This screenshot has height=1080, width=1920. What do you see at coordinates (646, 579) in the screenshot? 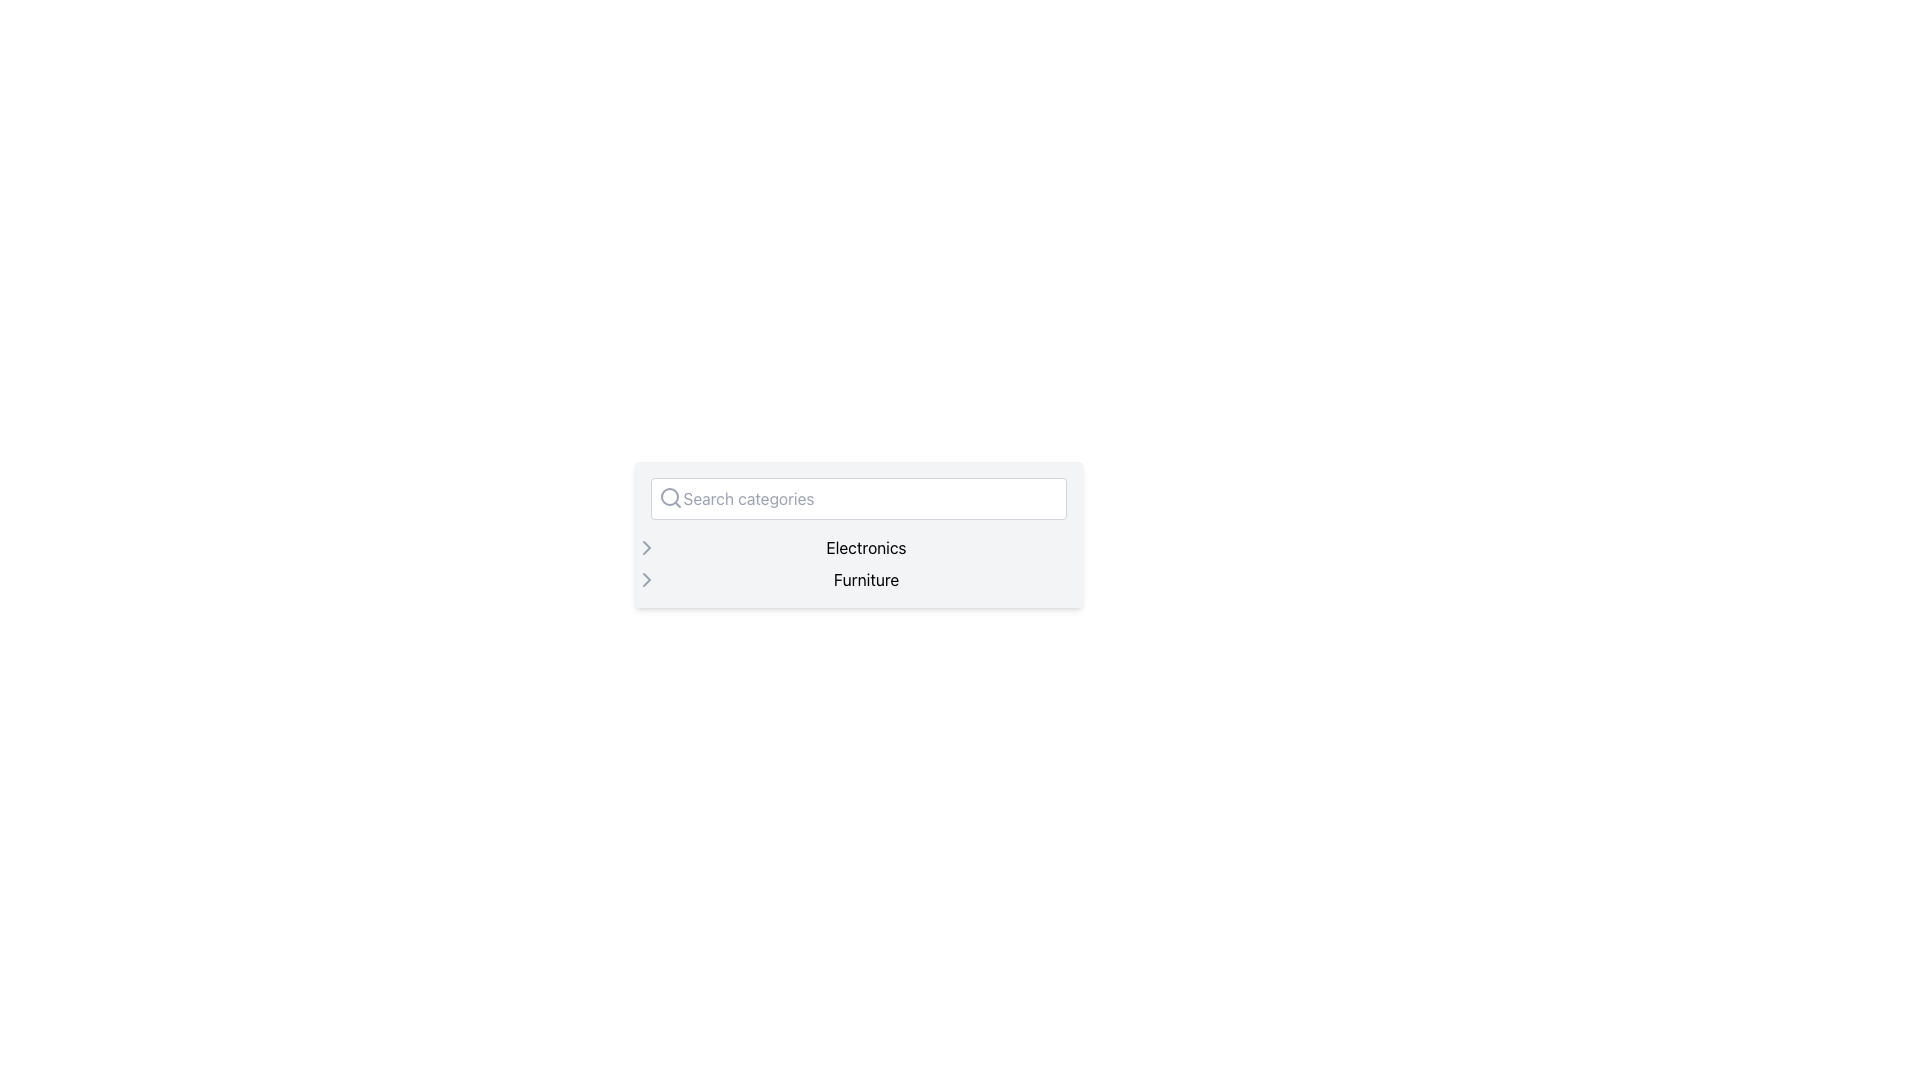
I see `the Navigation Icon (Chevron) adjacent to the 'Electronics' text` at bounding box center [646, 579].